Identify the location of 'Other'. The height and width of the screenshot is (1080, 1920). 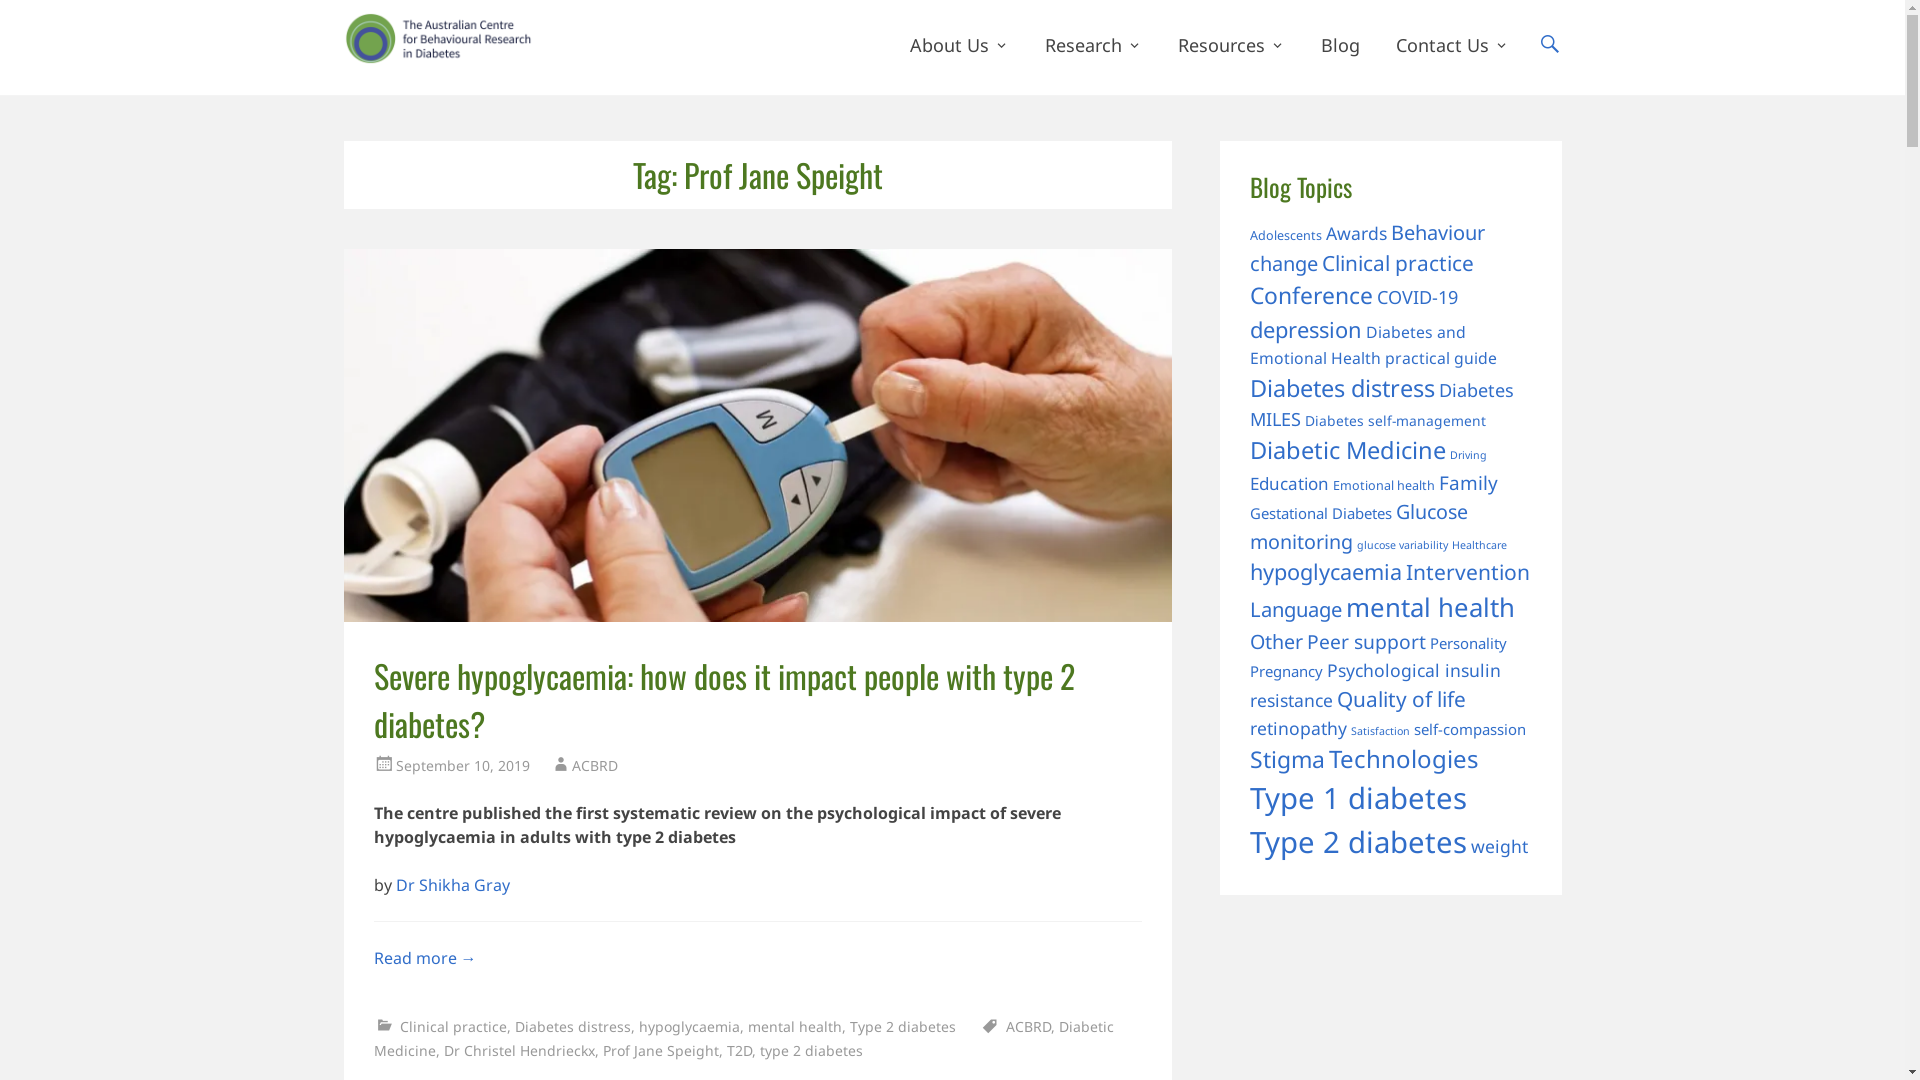
(1275, 641).